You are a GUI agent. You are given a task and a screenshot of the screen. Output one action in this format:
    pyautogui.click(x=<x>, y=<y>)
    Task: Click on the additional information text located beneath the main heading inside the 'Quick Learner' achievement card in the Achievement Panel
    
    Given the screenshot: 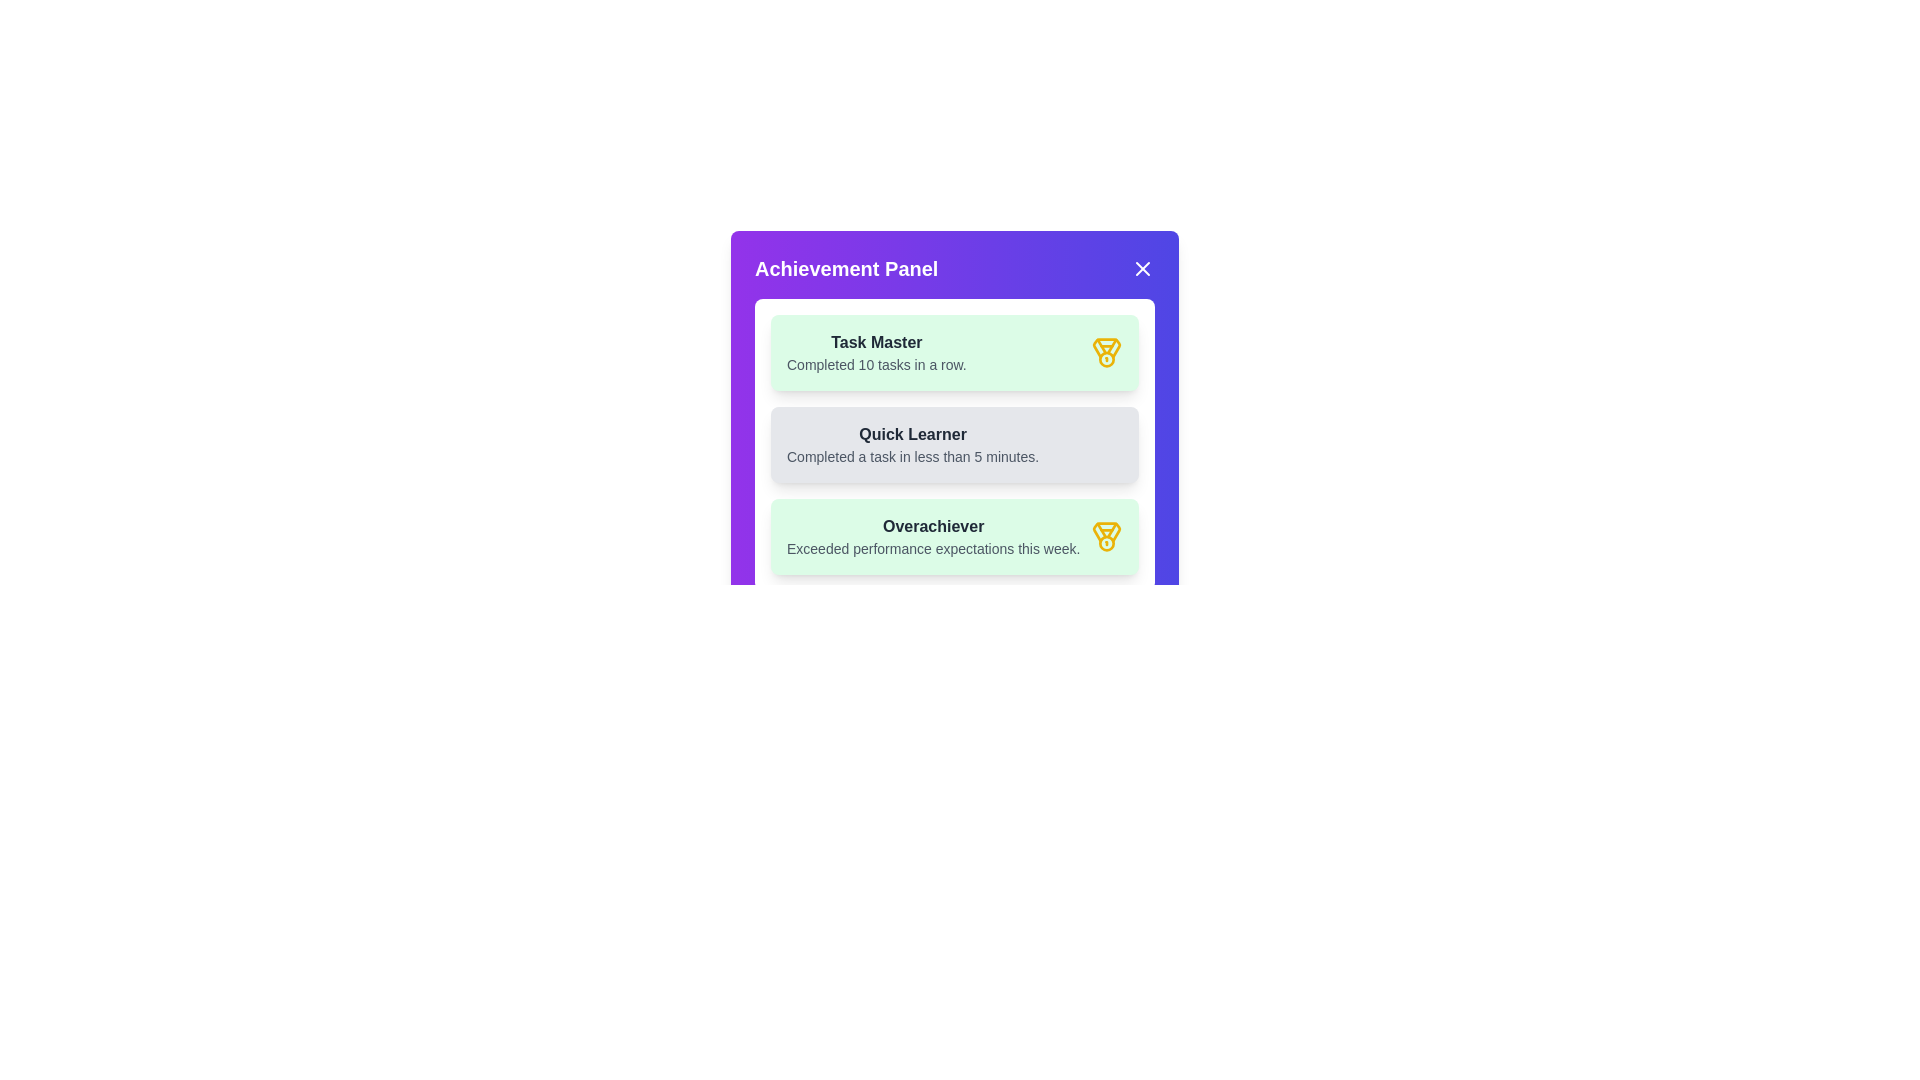 What is the action you would take?
    pyautogui.click(x=912, y=456)
    